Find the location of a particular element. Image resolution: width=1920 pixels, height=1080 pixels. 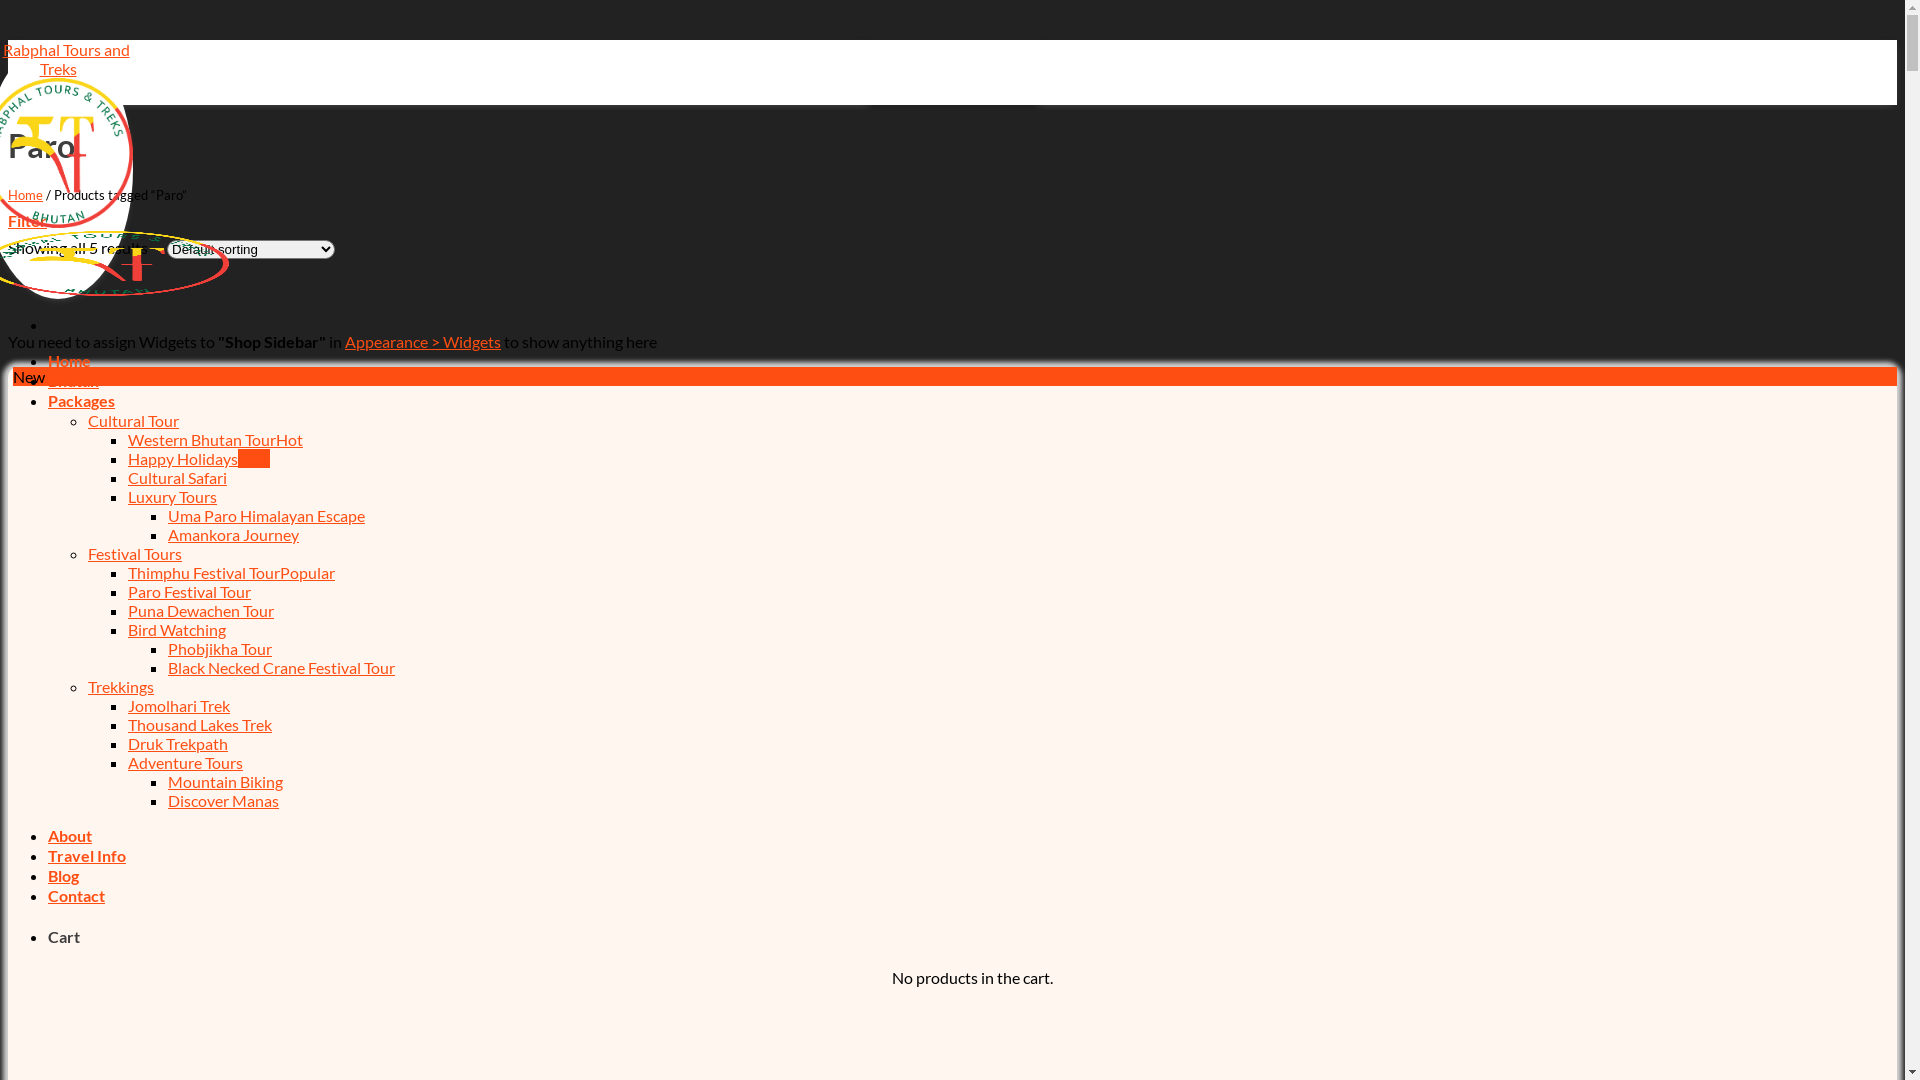

'Jomolhari Trek' is located at coordinates (178, 704).